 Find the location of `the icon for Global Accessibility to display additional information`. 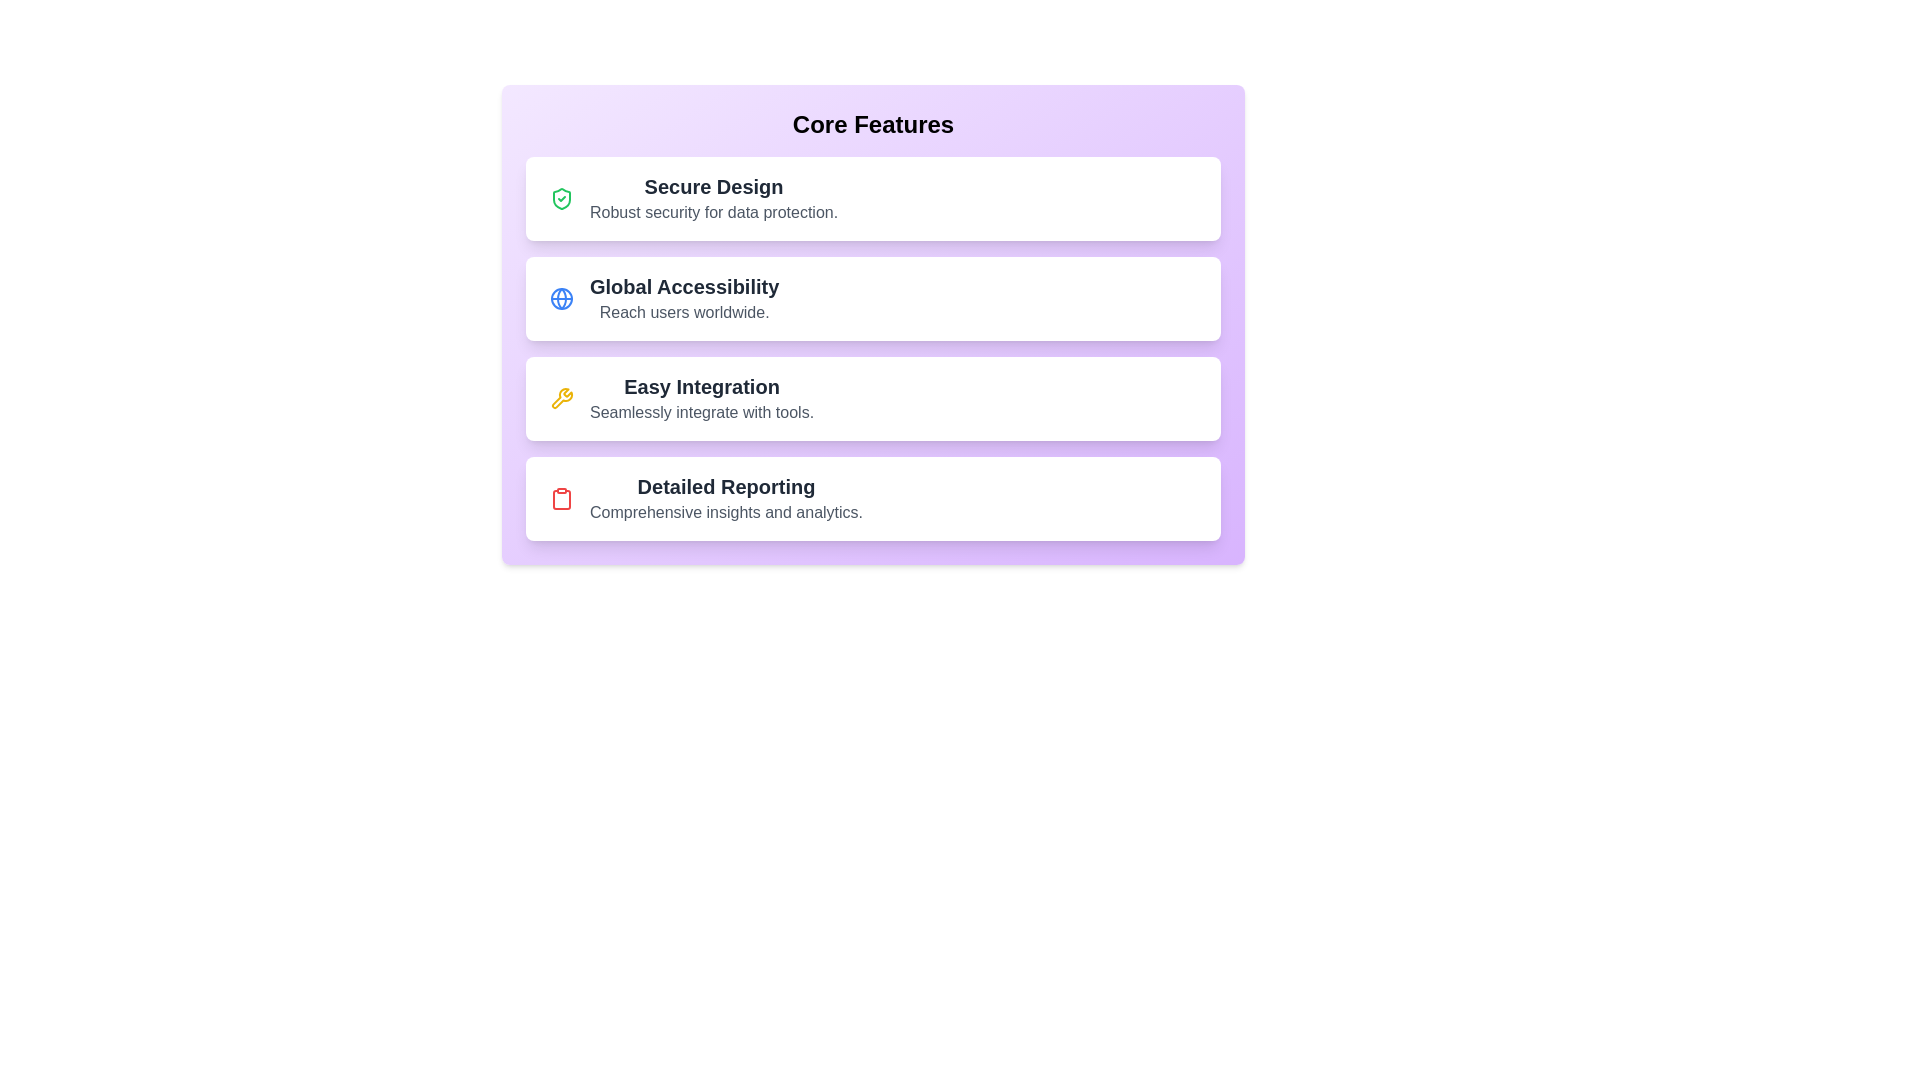

the icon for Global Accessibility to display additional information is located at coordinates (560, 299).